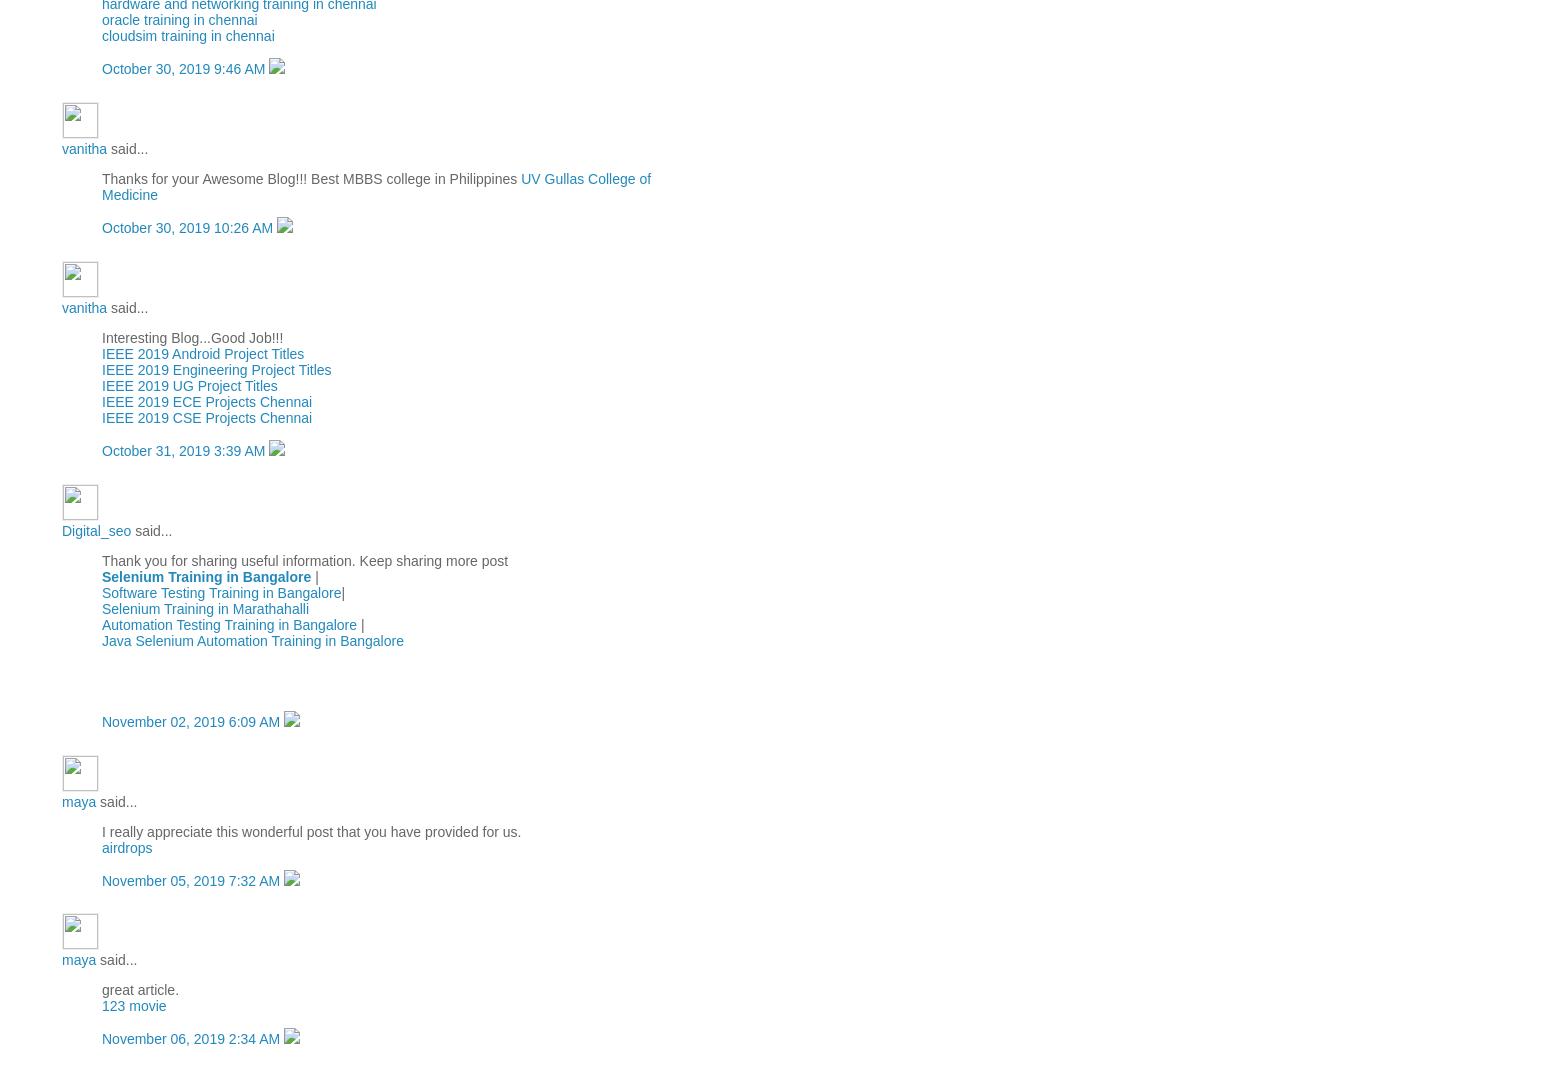  I want to click on 'IEEE 2019 CSE Projects Chennai', so click(207, 417).